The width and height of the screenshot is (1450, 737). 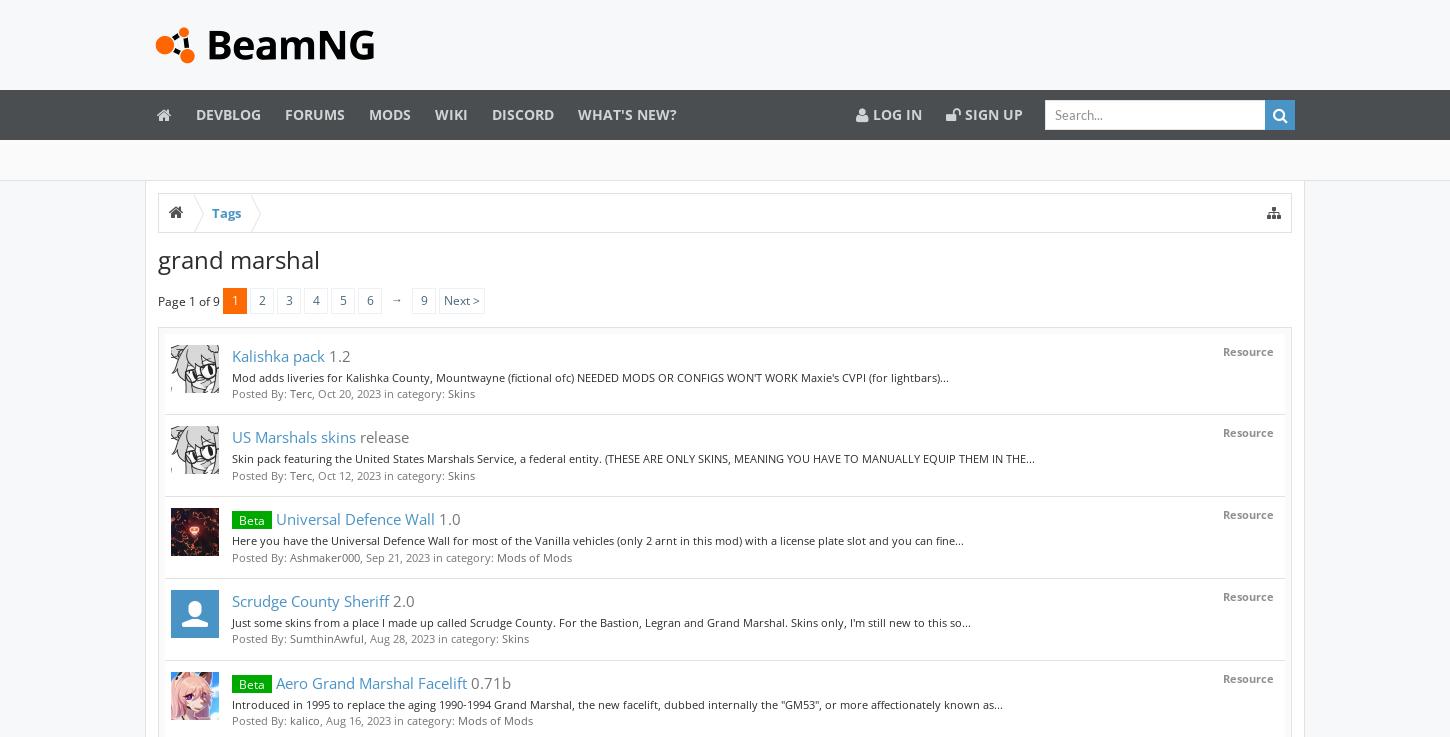 I want to click on 'Aero Grand Marshal Facelift', so click(x=272, y=681).